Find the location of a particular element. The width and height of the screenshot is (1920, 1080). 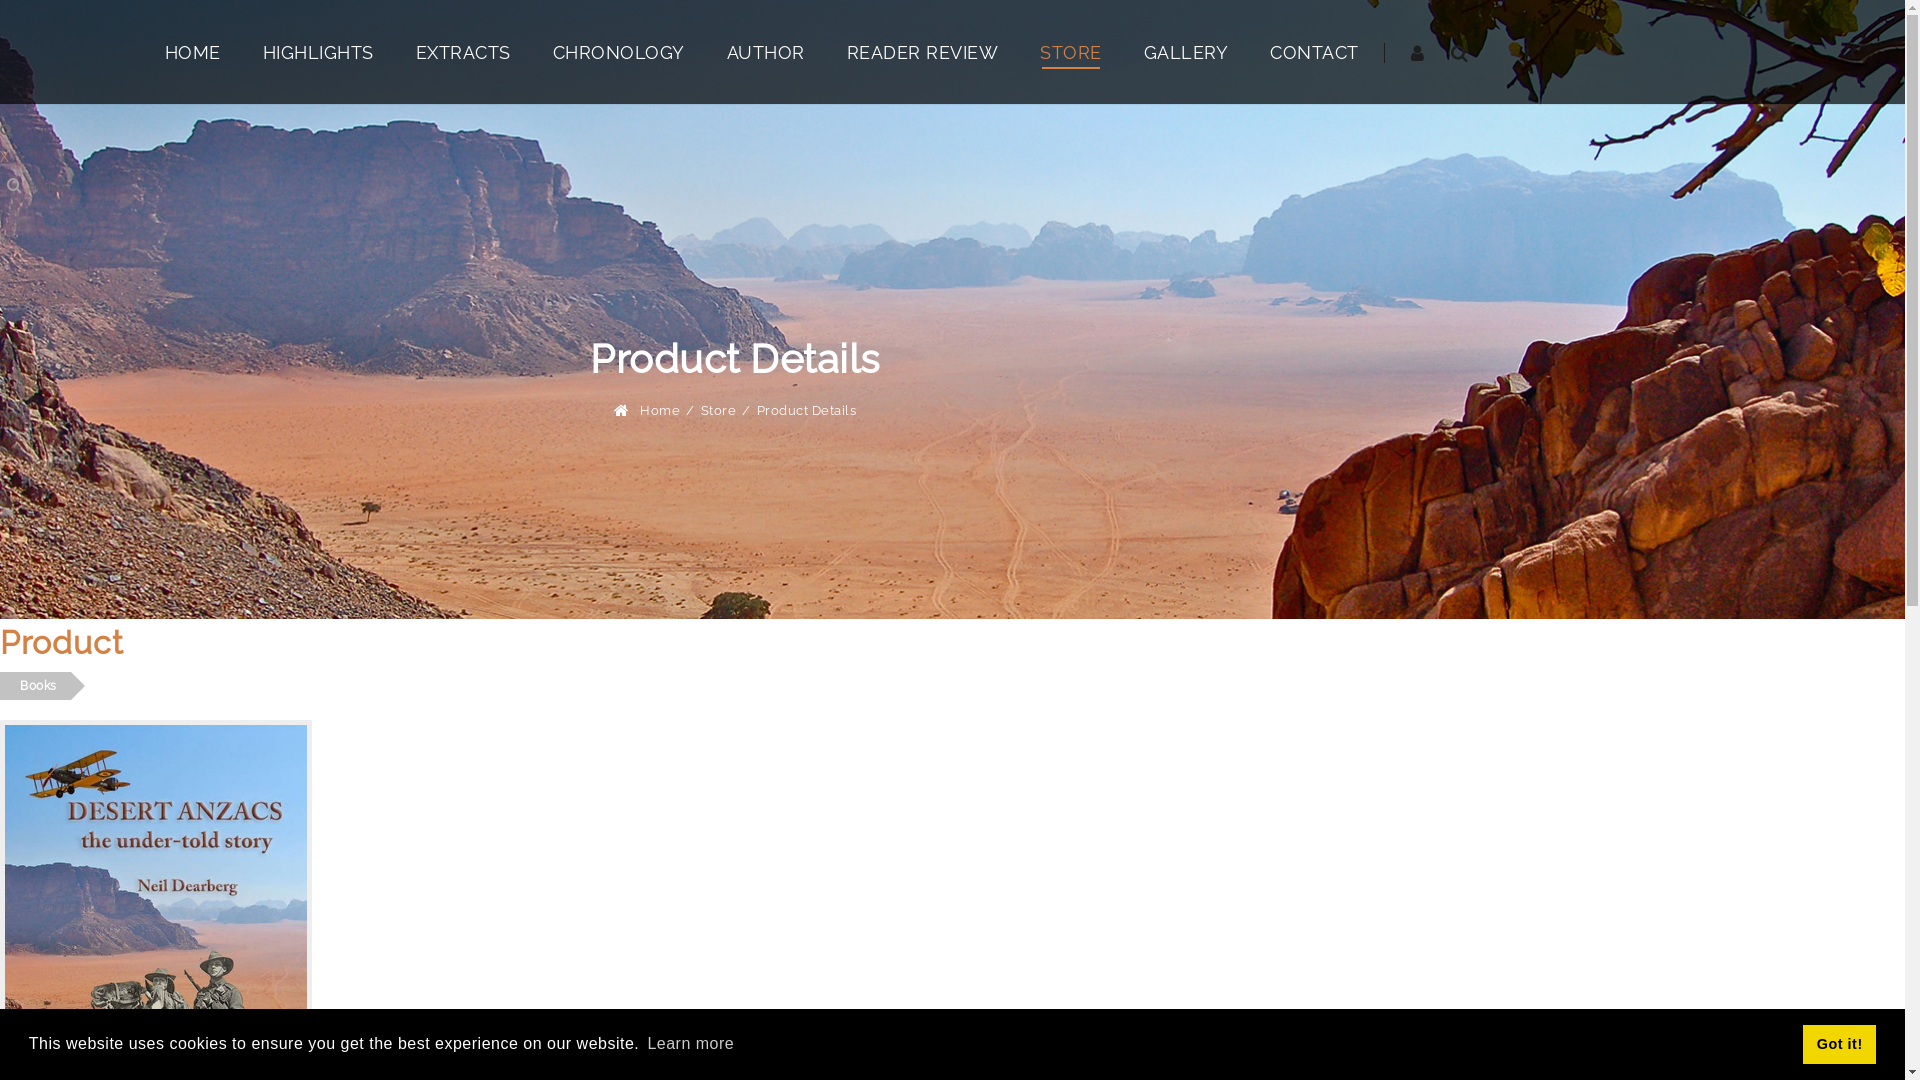

'HOME' is located at coordinates (192, 50).